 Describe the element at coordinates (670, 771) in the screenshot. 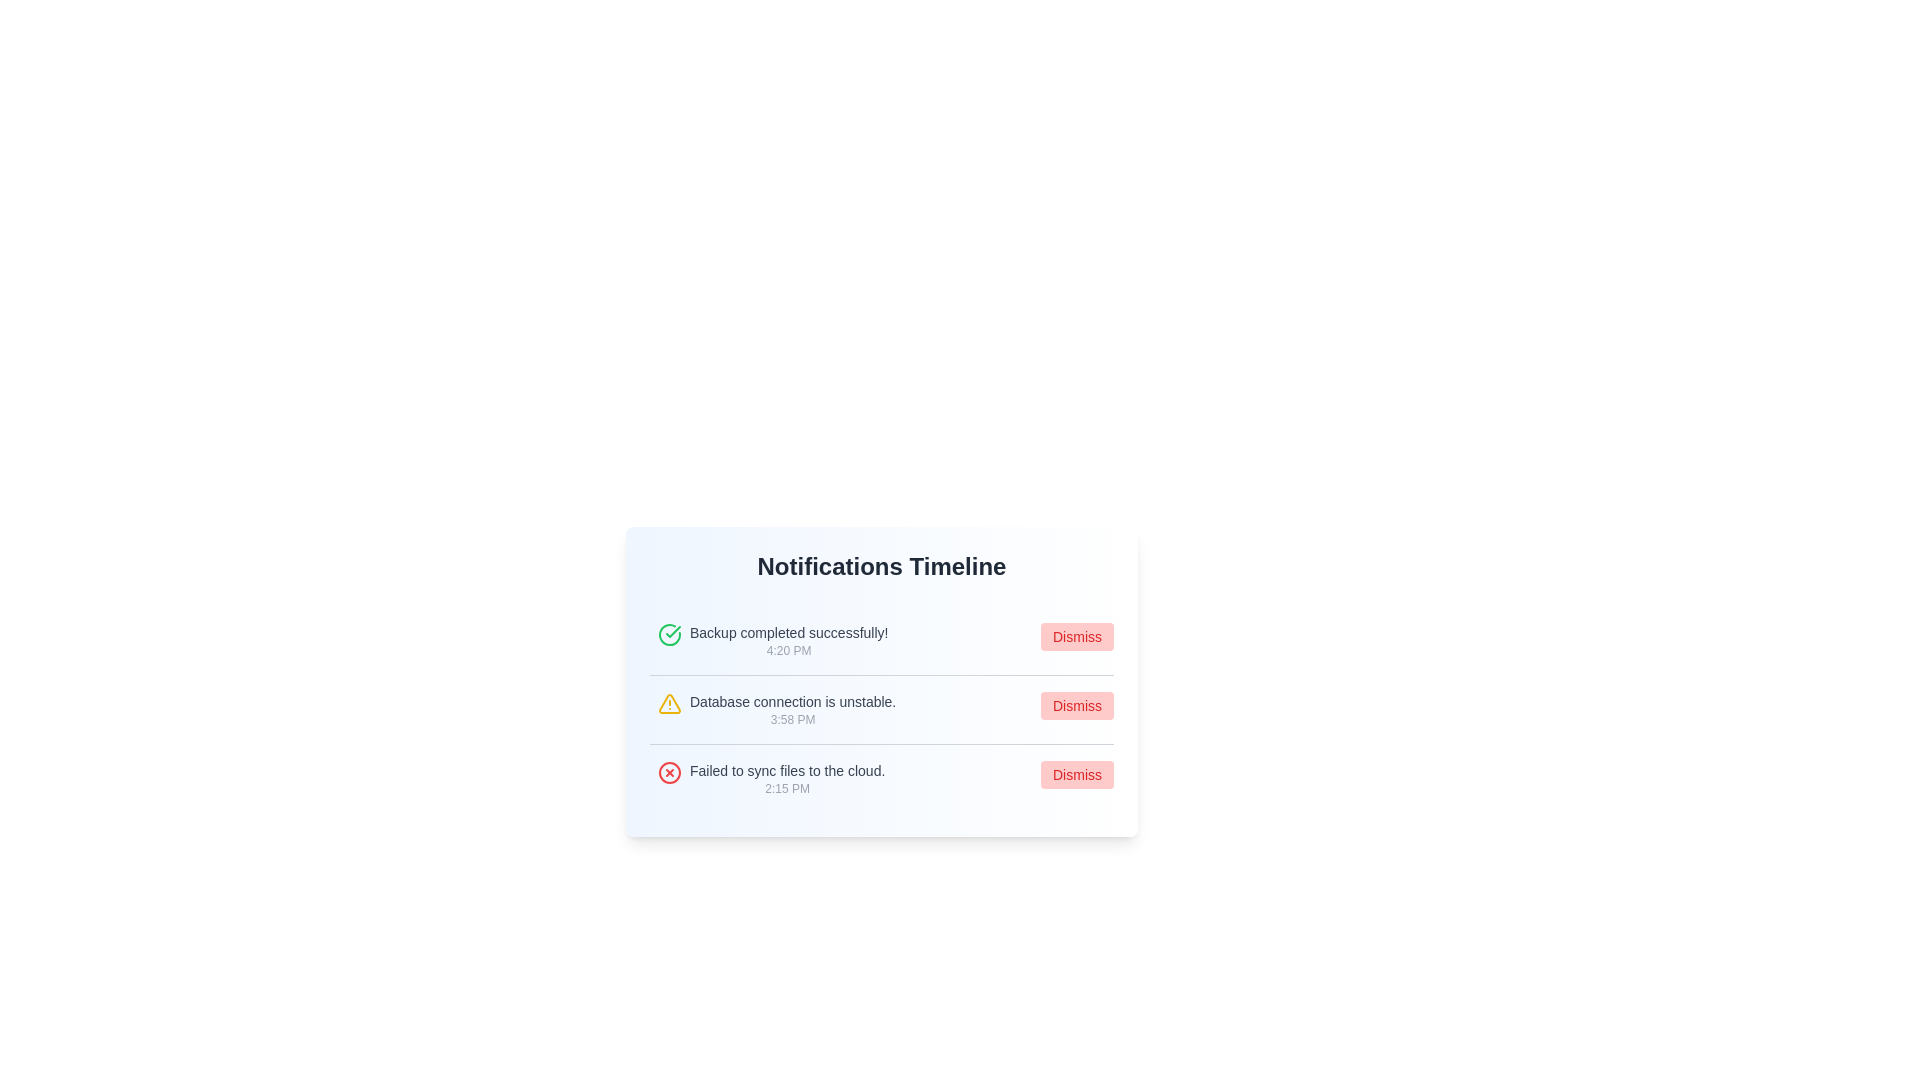

I see `the circular red outlined icon with a red 'X' that indicates failure, located in the third notification row on the leftmost side` at that location.